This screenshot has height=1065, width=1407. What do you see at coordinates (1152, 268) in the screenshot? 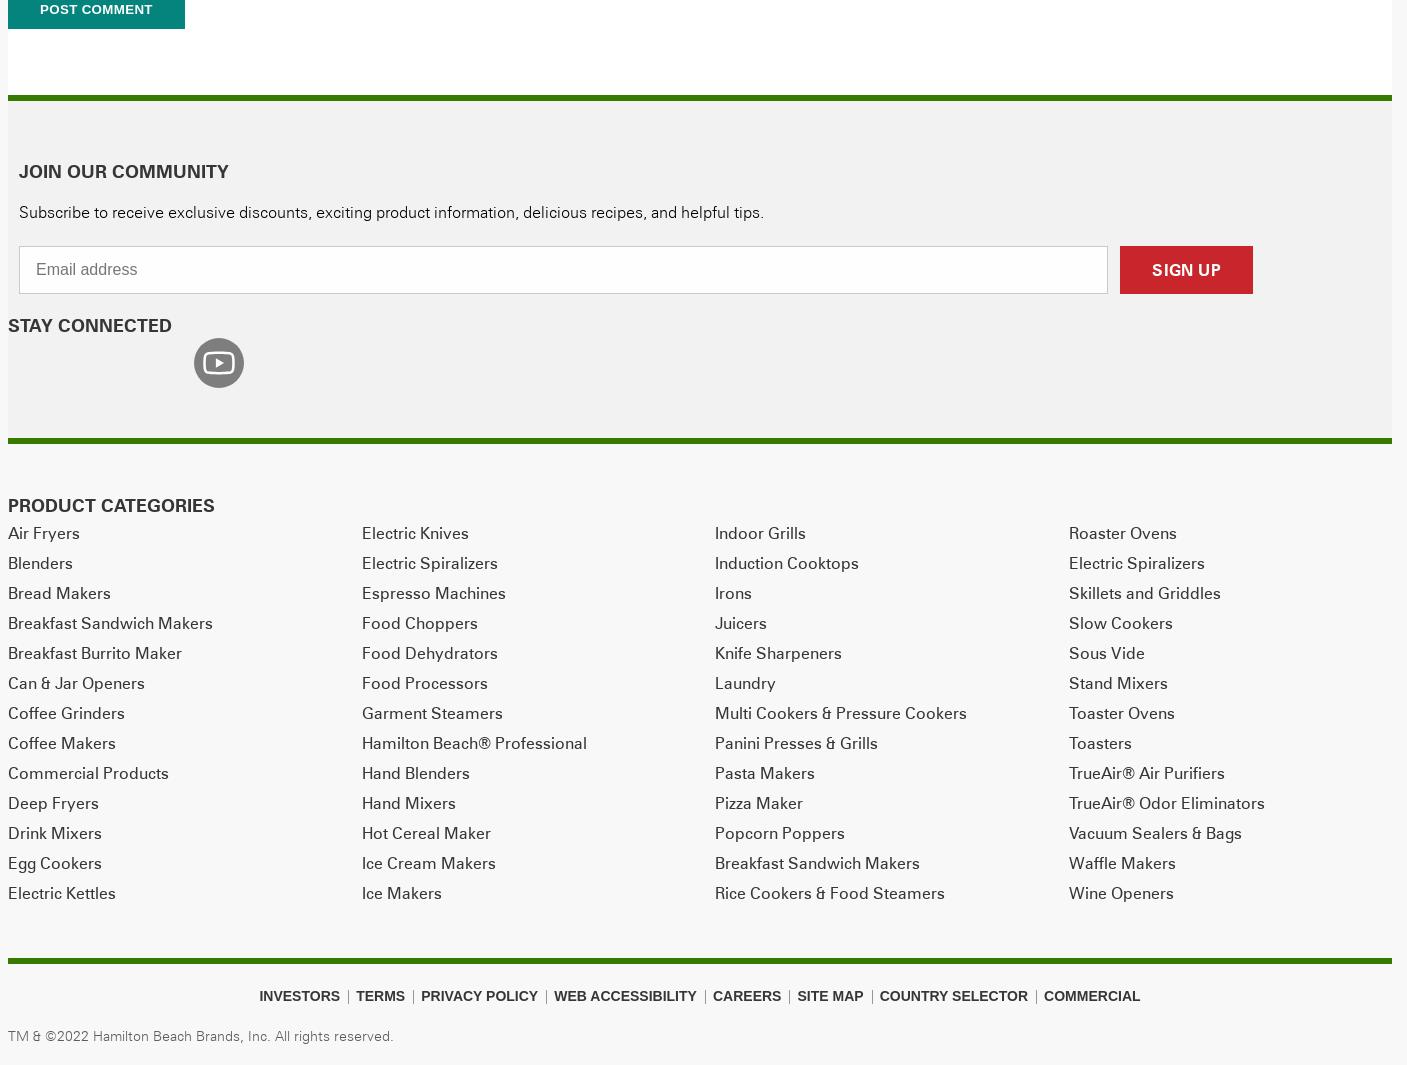
I see `'SIGN UP'` at bounding box center [1152, 268].